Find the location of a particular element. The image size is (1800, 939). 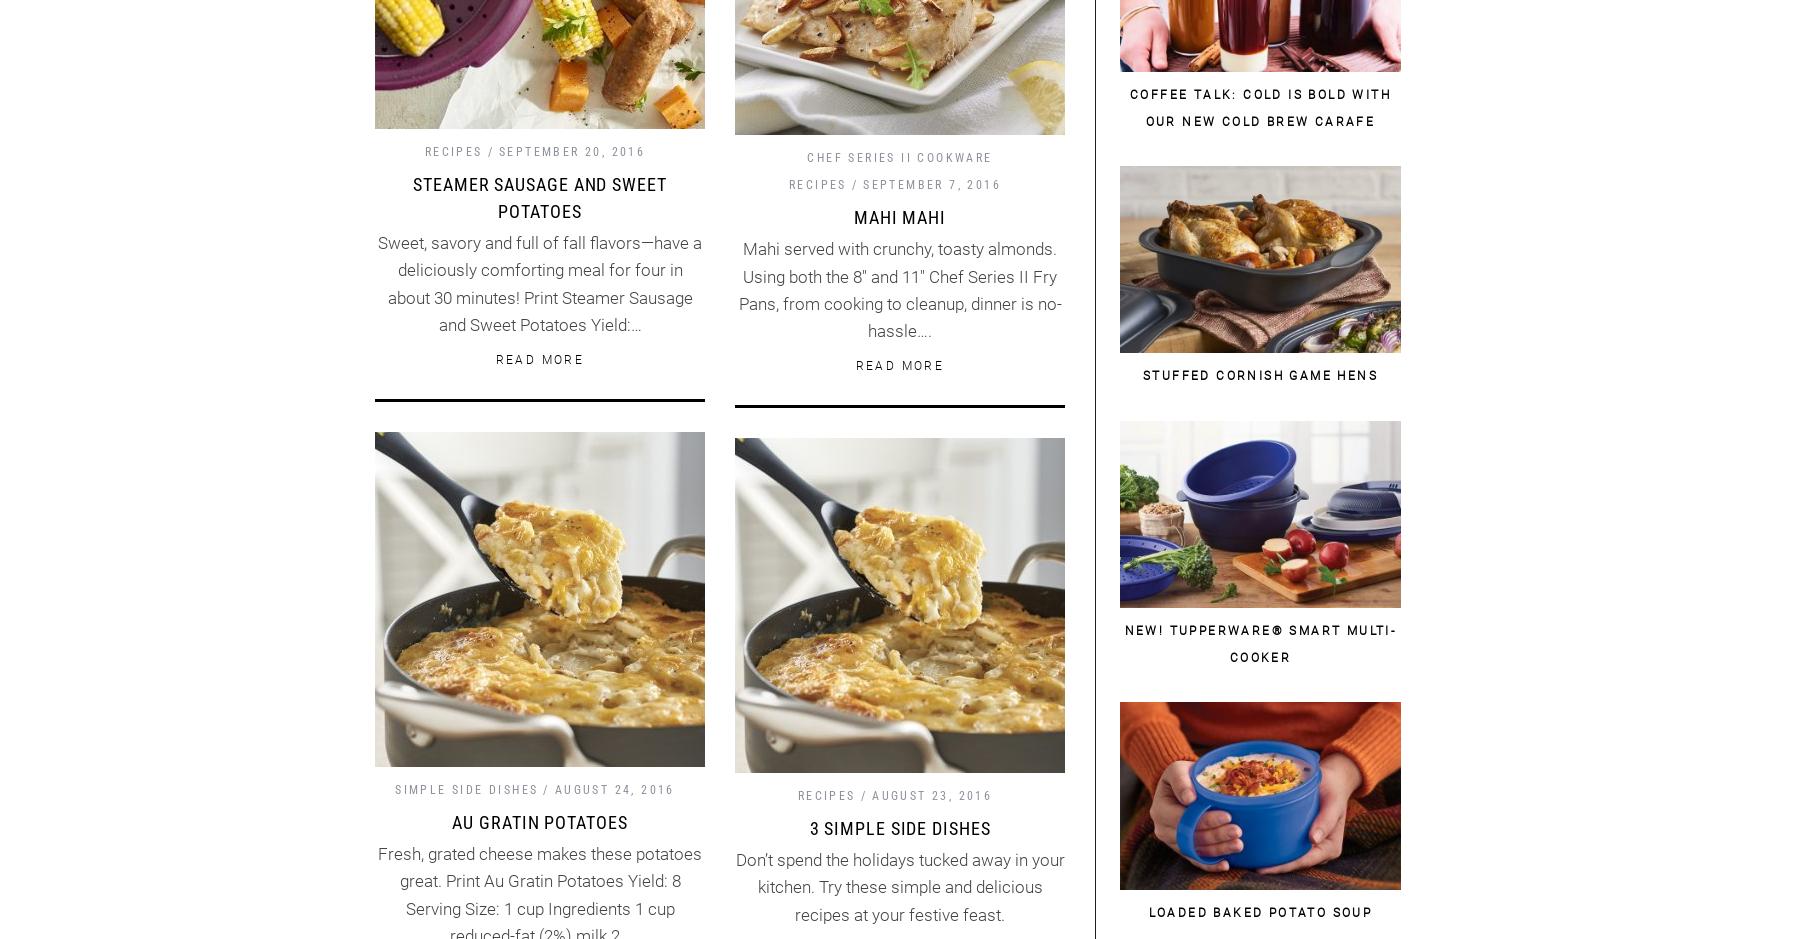

'Loaded Baked Potato Soup' is located at coordinates (1147, 910).